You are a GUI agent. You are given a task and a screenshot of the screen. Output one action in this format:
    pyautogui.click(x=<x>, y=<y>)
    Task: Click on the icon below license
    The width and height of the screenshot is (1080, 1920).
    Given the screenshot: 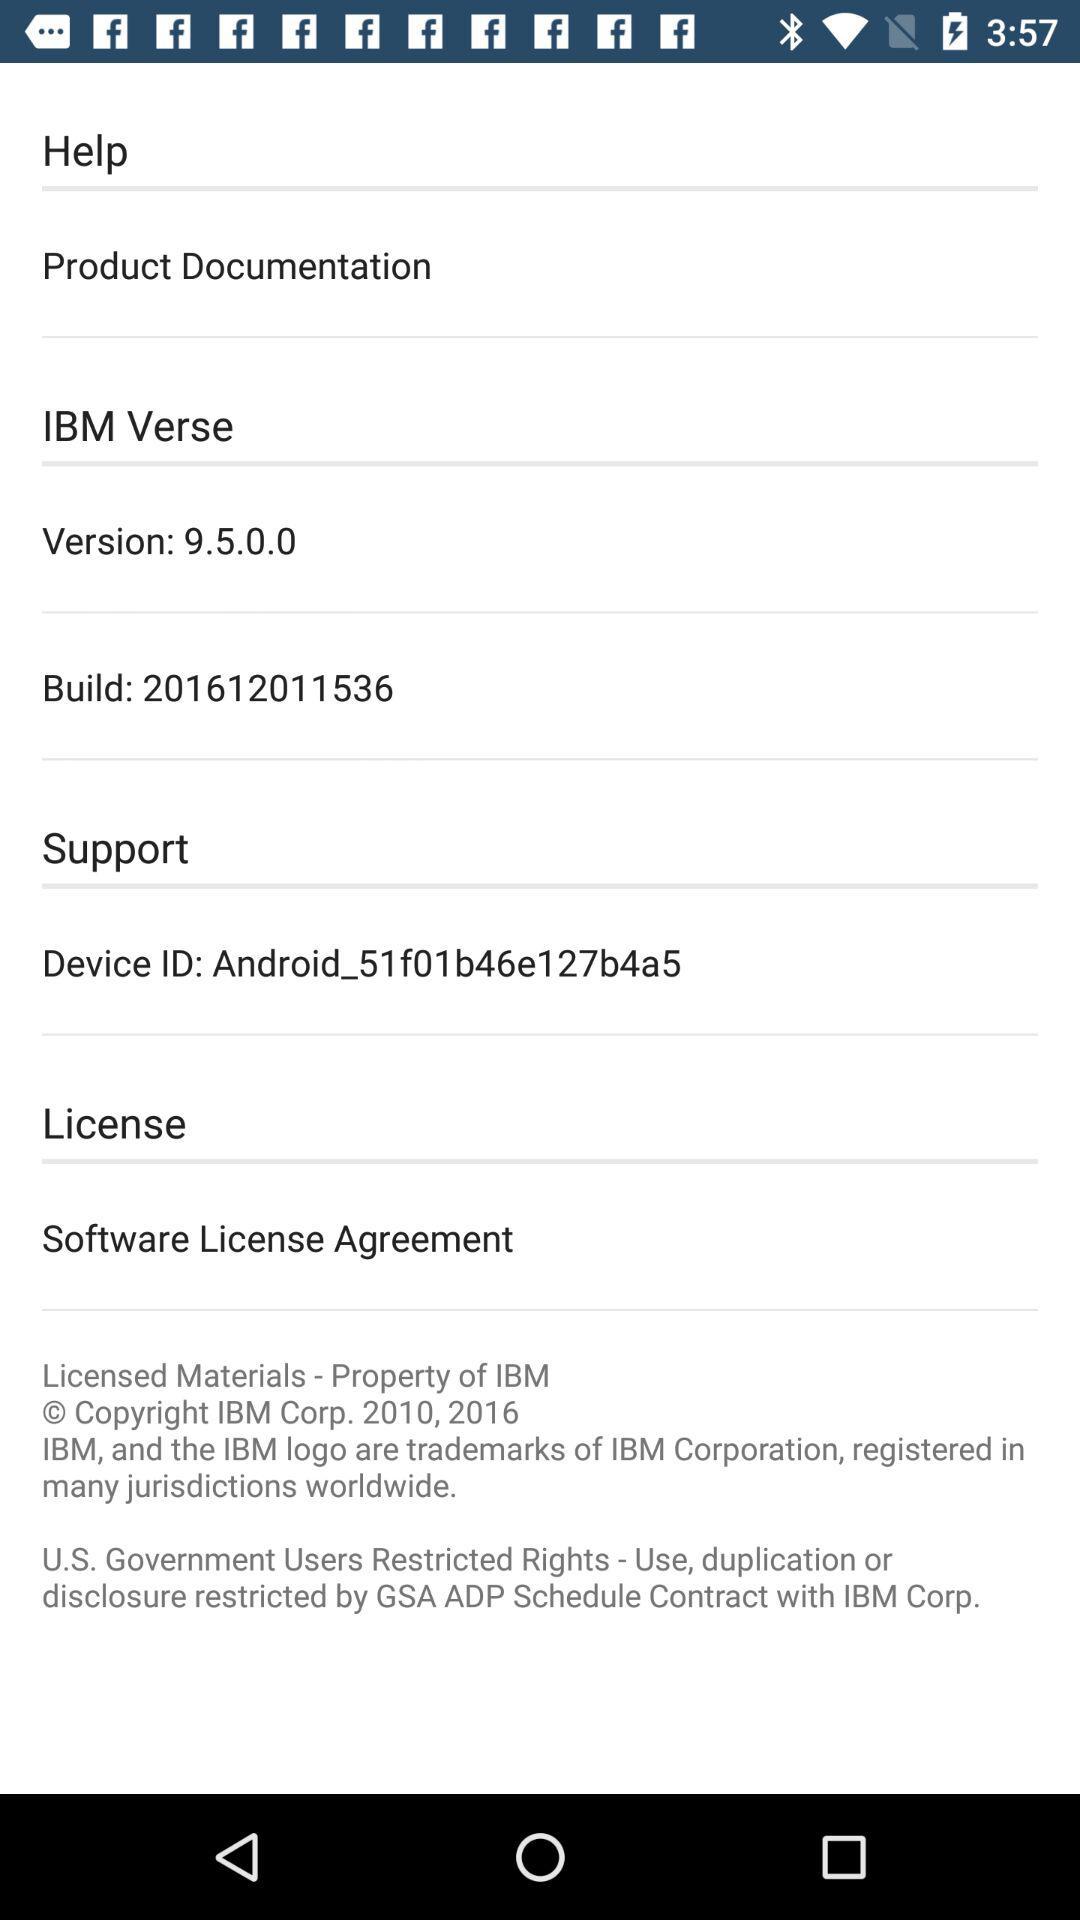 What is the action you would take?
    pyautogui.click(x=540, y=1236)
    